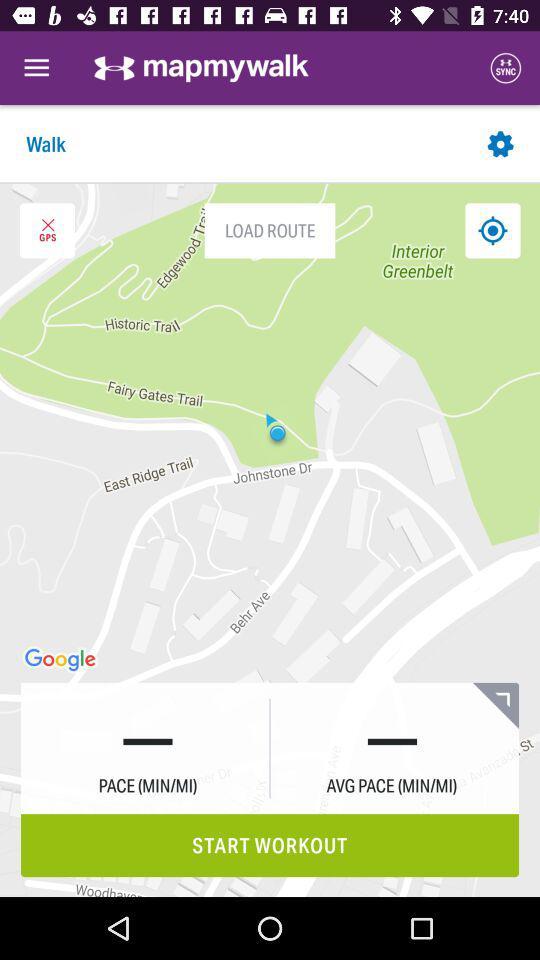 This screenshot has height=960, width=540. I want to click on location, so click(491, 230).